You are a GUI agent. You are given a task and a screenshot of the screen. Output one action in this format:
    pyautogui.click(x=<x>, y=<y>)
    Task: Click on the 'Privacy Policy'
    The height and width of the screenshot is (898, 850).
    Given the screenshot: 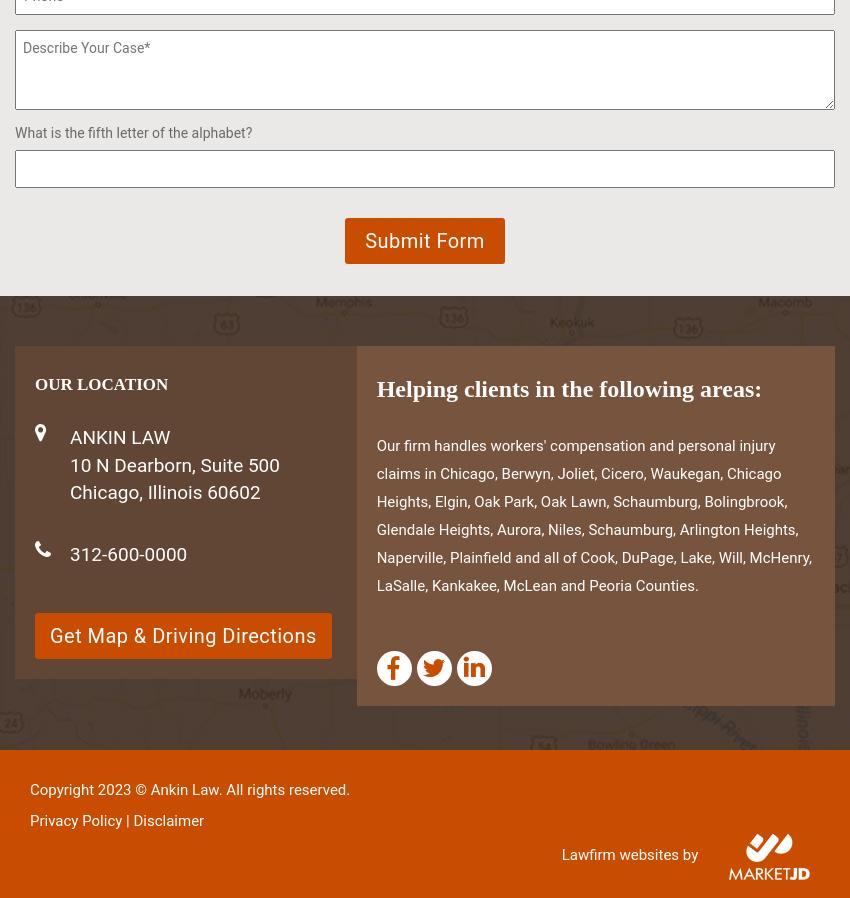 What is the action you would take?
    pyautogui.click(x=75, y=821)
    